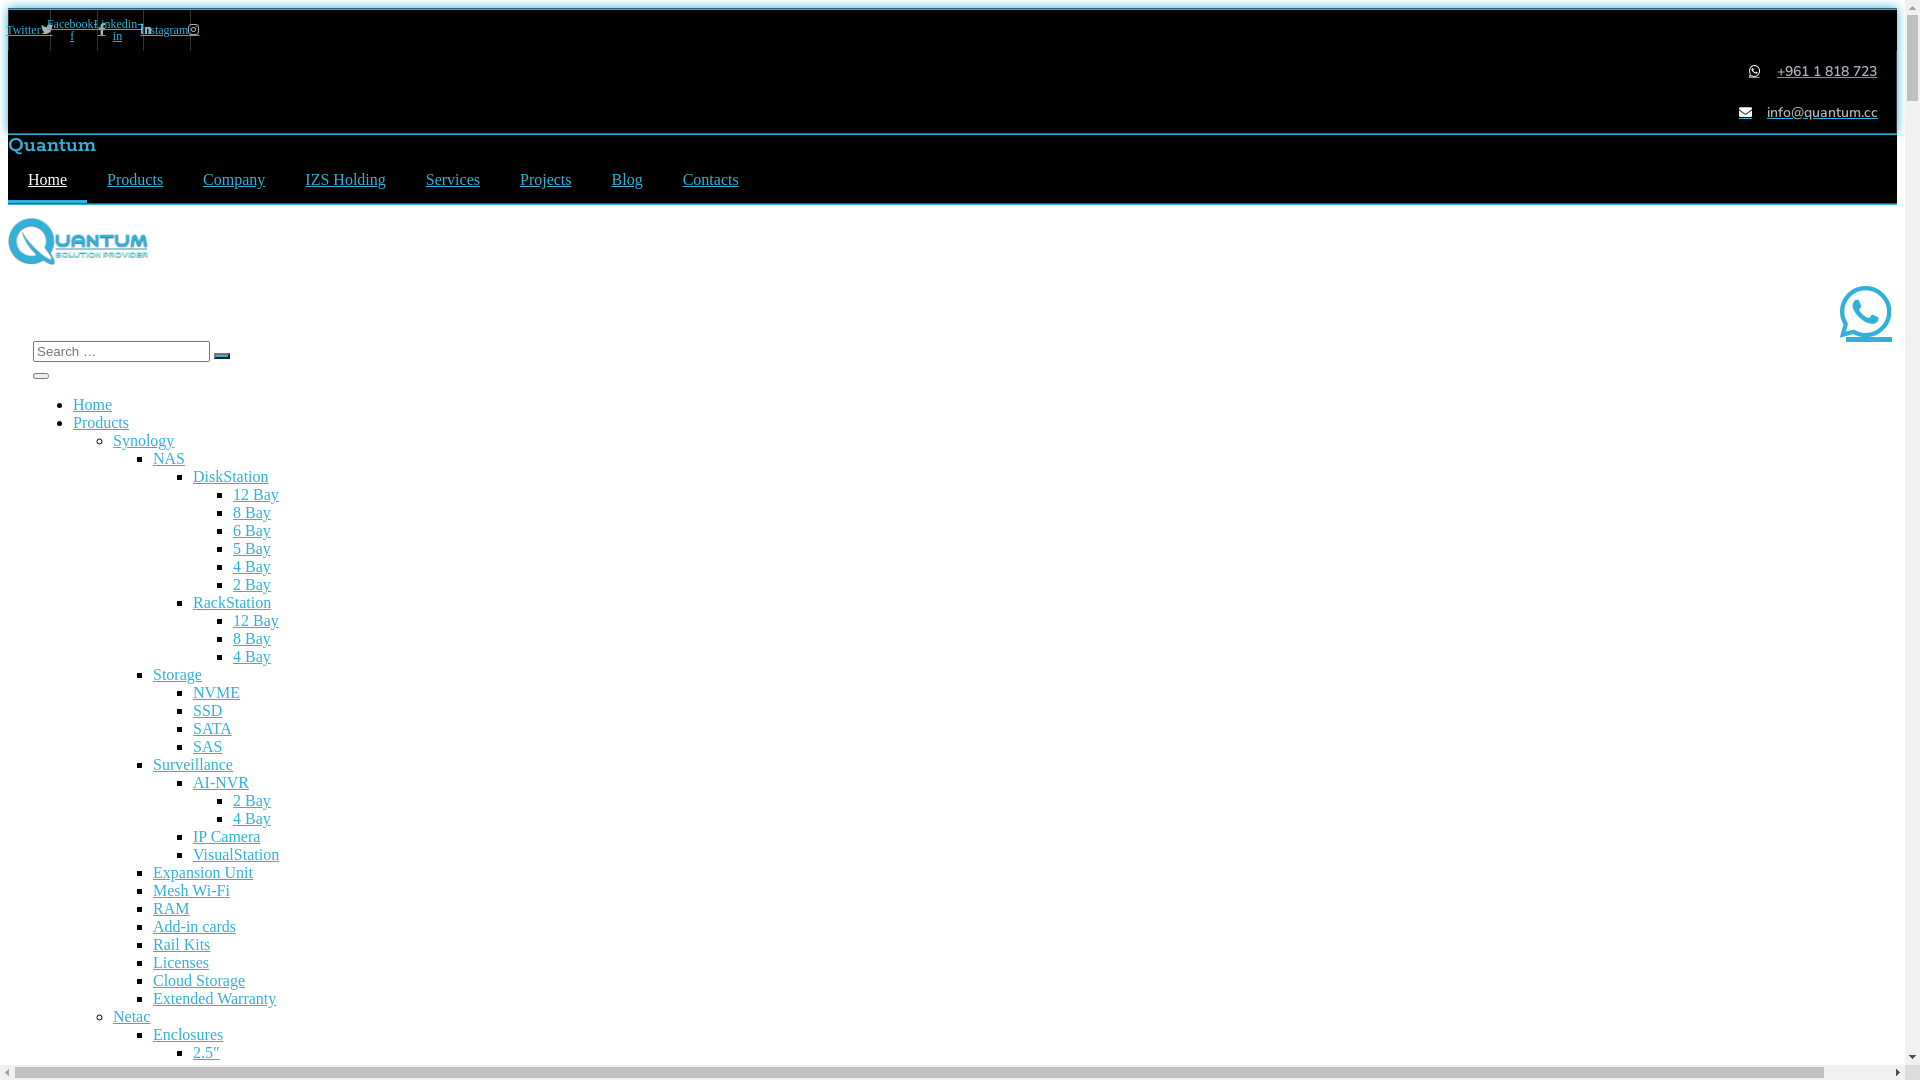  Describe the element at coordinates (231, 601) in the screenshot. I see `'RackStation'` at that location.